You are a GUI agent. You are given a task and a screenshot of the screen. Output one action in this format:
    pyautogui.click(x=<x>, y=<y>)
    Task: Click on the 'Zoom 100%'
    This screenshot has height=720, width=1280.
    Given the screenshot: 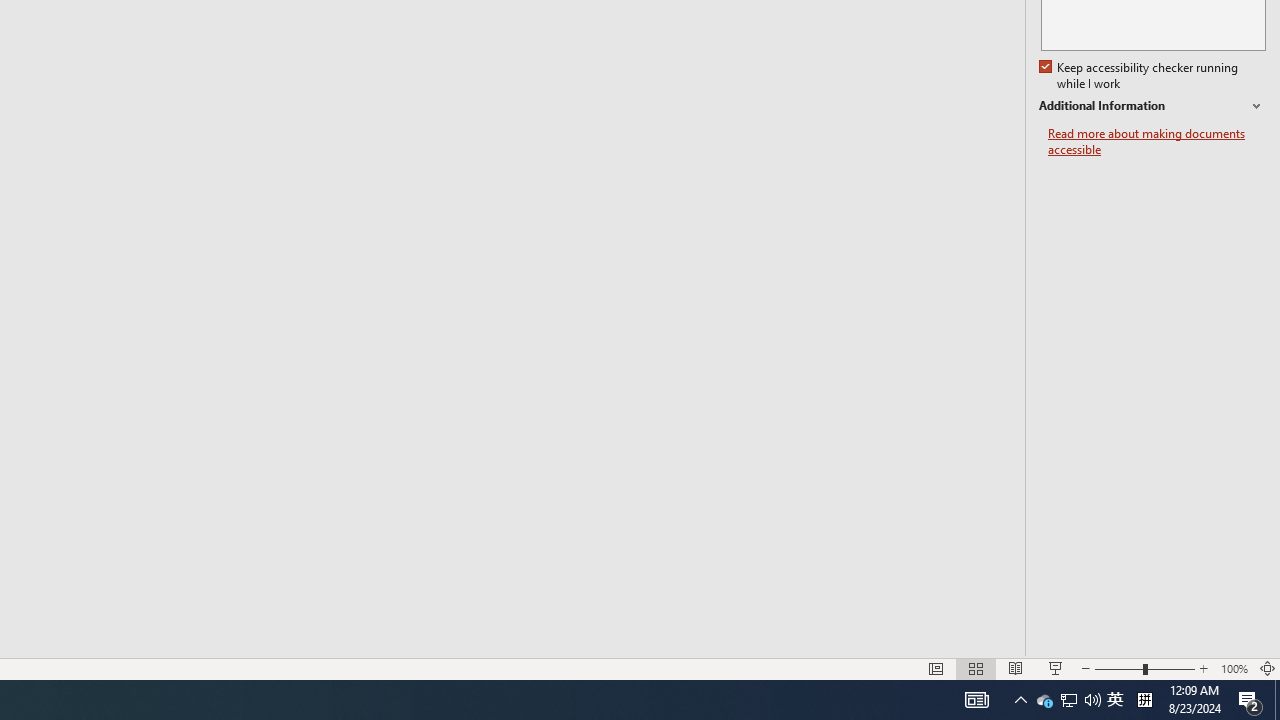 What is the action you would take?
    pyautogui.click(x=1233, y=669)
    